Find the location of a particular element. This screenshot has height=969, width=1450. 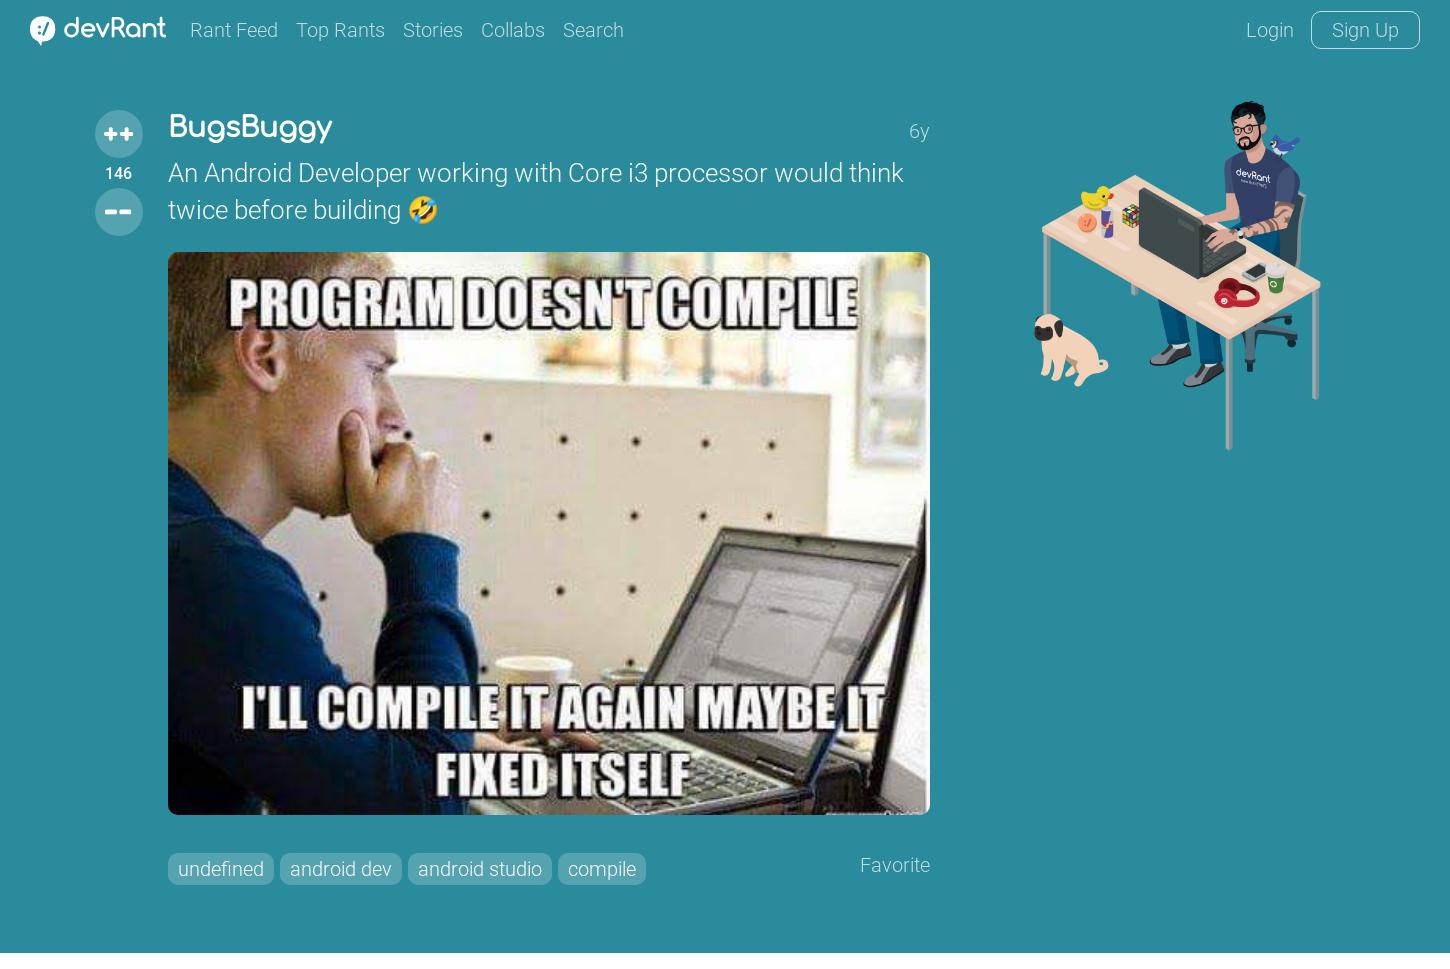

'Login' is located at coordinates (1270, 30).